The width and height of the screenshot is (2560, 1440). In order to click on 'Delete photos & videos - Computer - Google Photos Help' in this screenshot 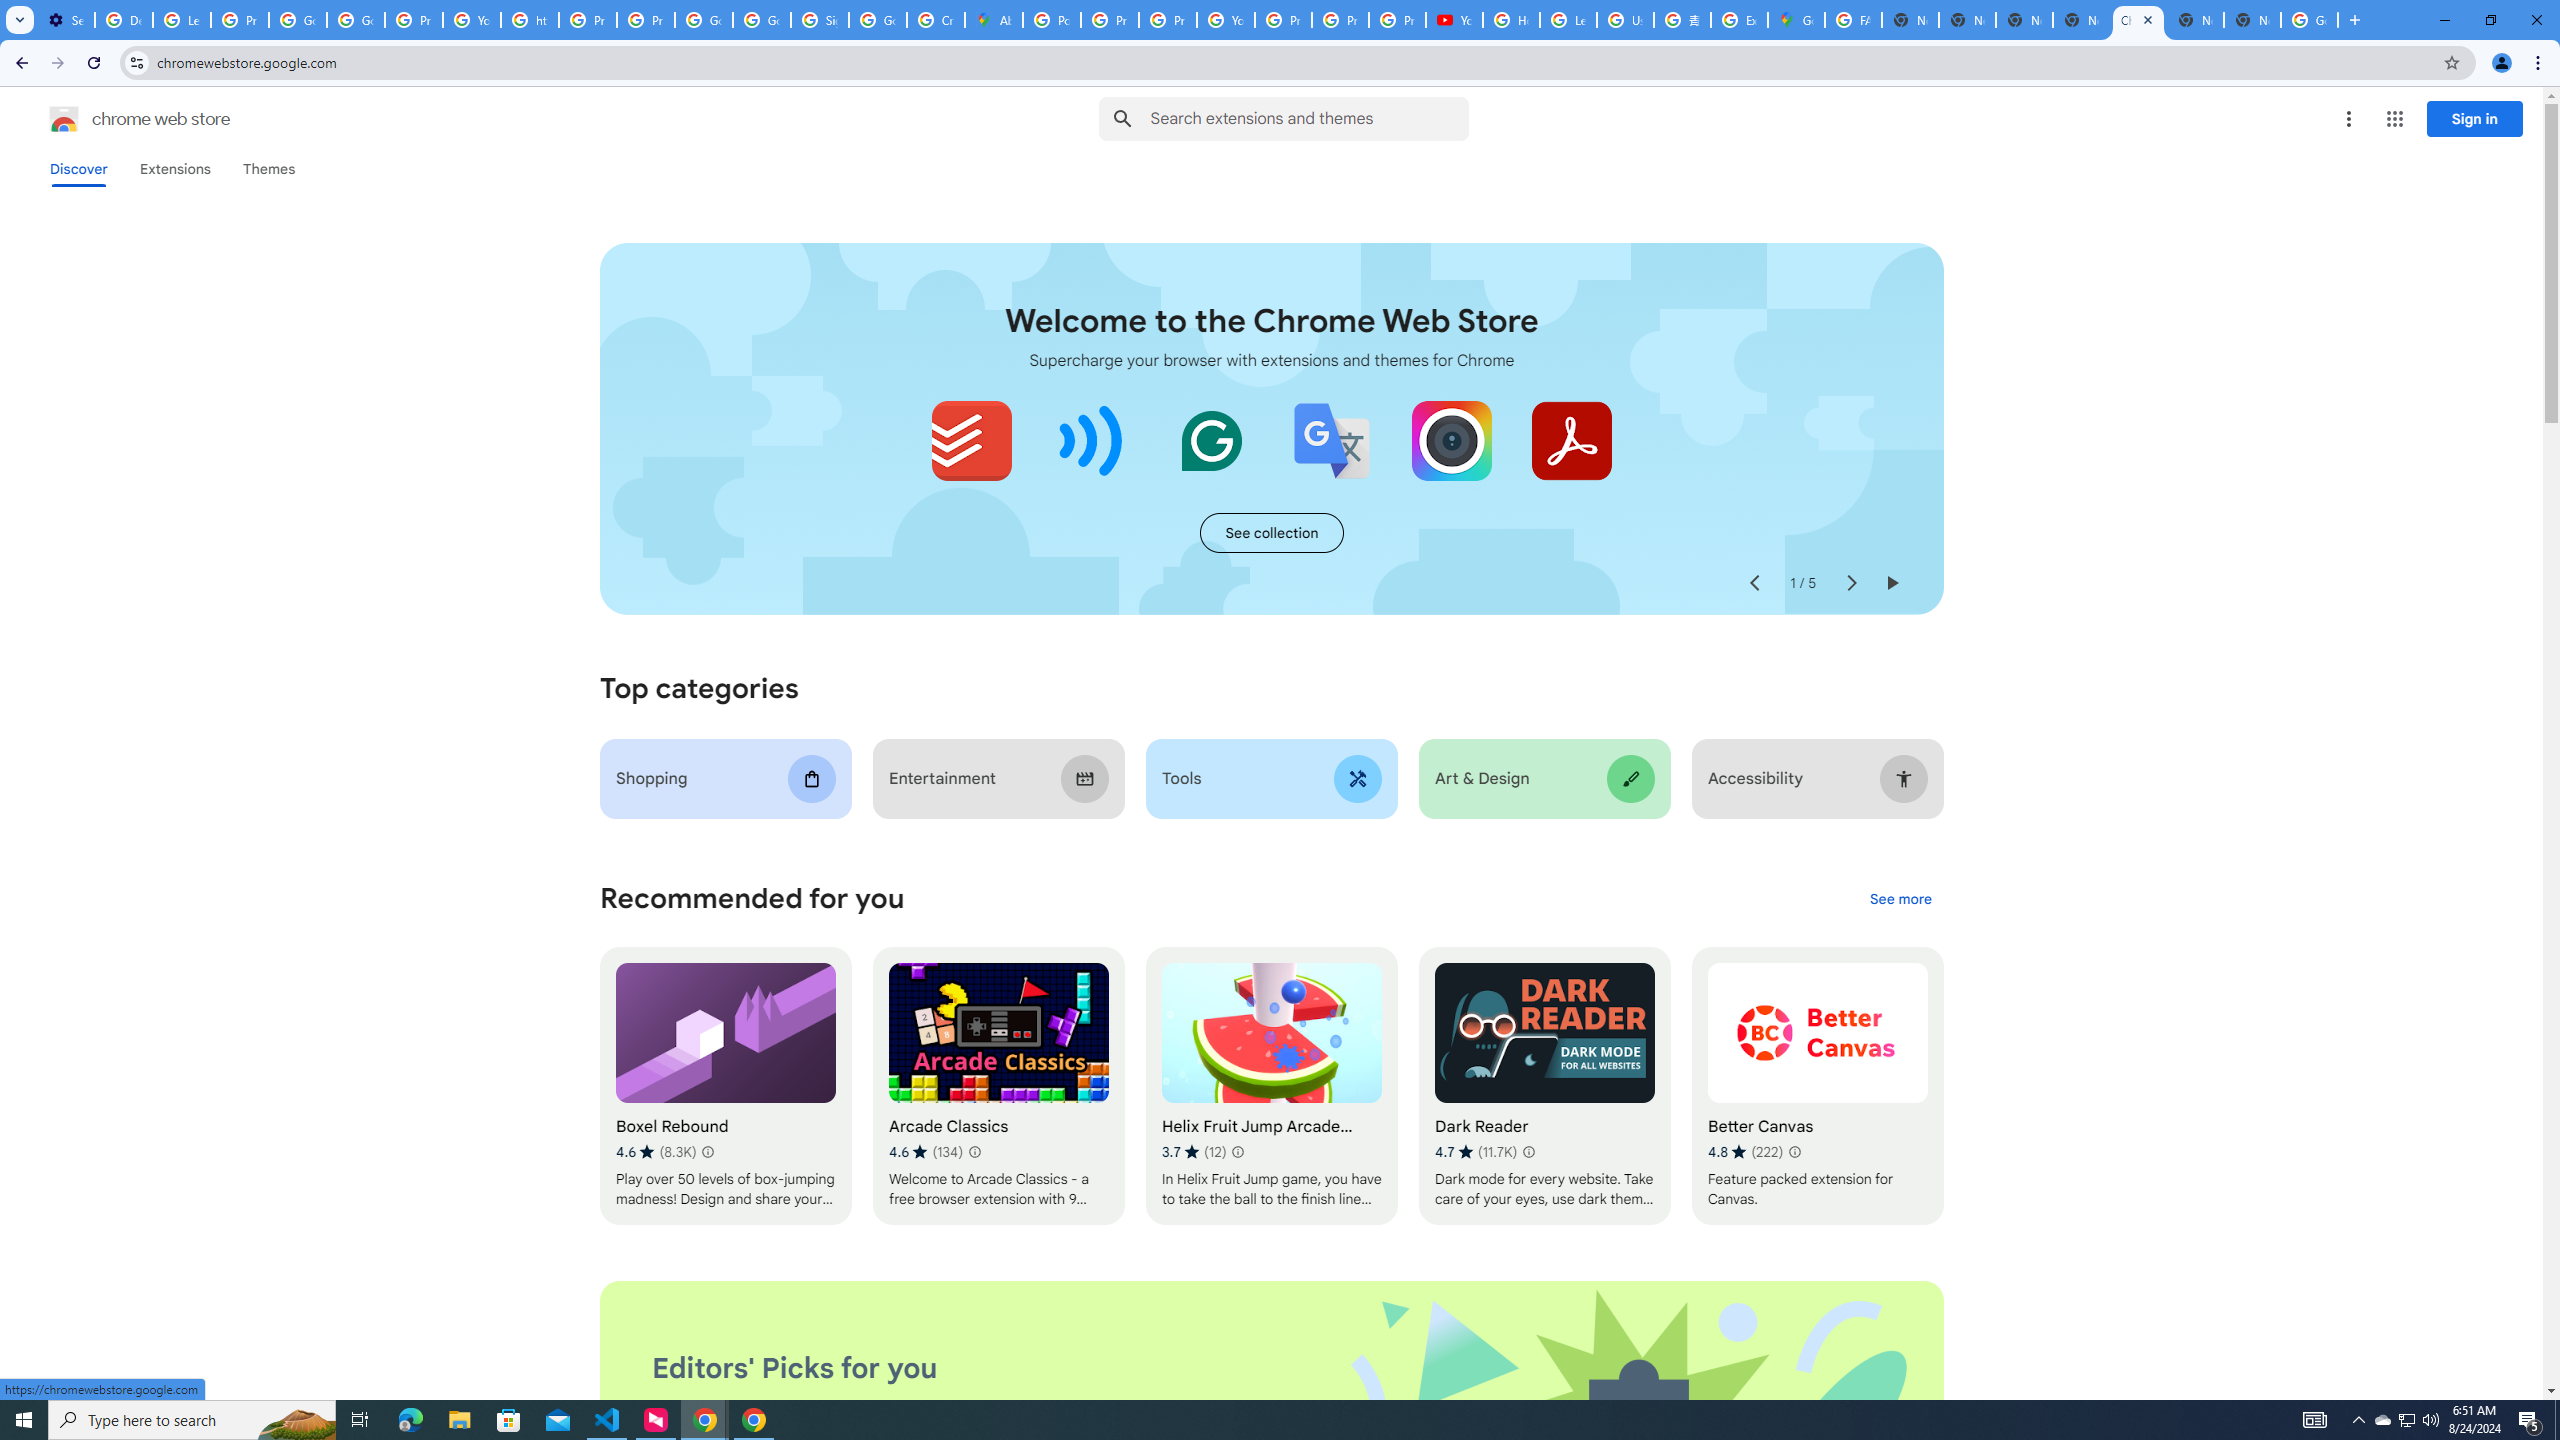, I will do `click(123, 19)`.